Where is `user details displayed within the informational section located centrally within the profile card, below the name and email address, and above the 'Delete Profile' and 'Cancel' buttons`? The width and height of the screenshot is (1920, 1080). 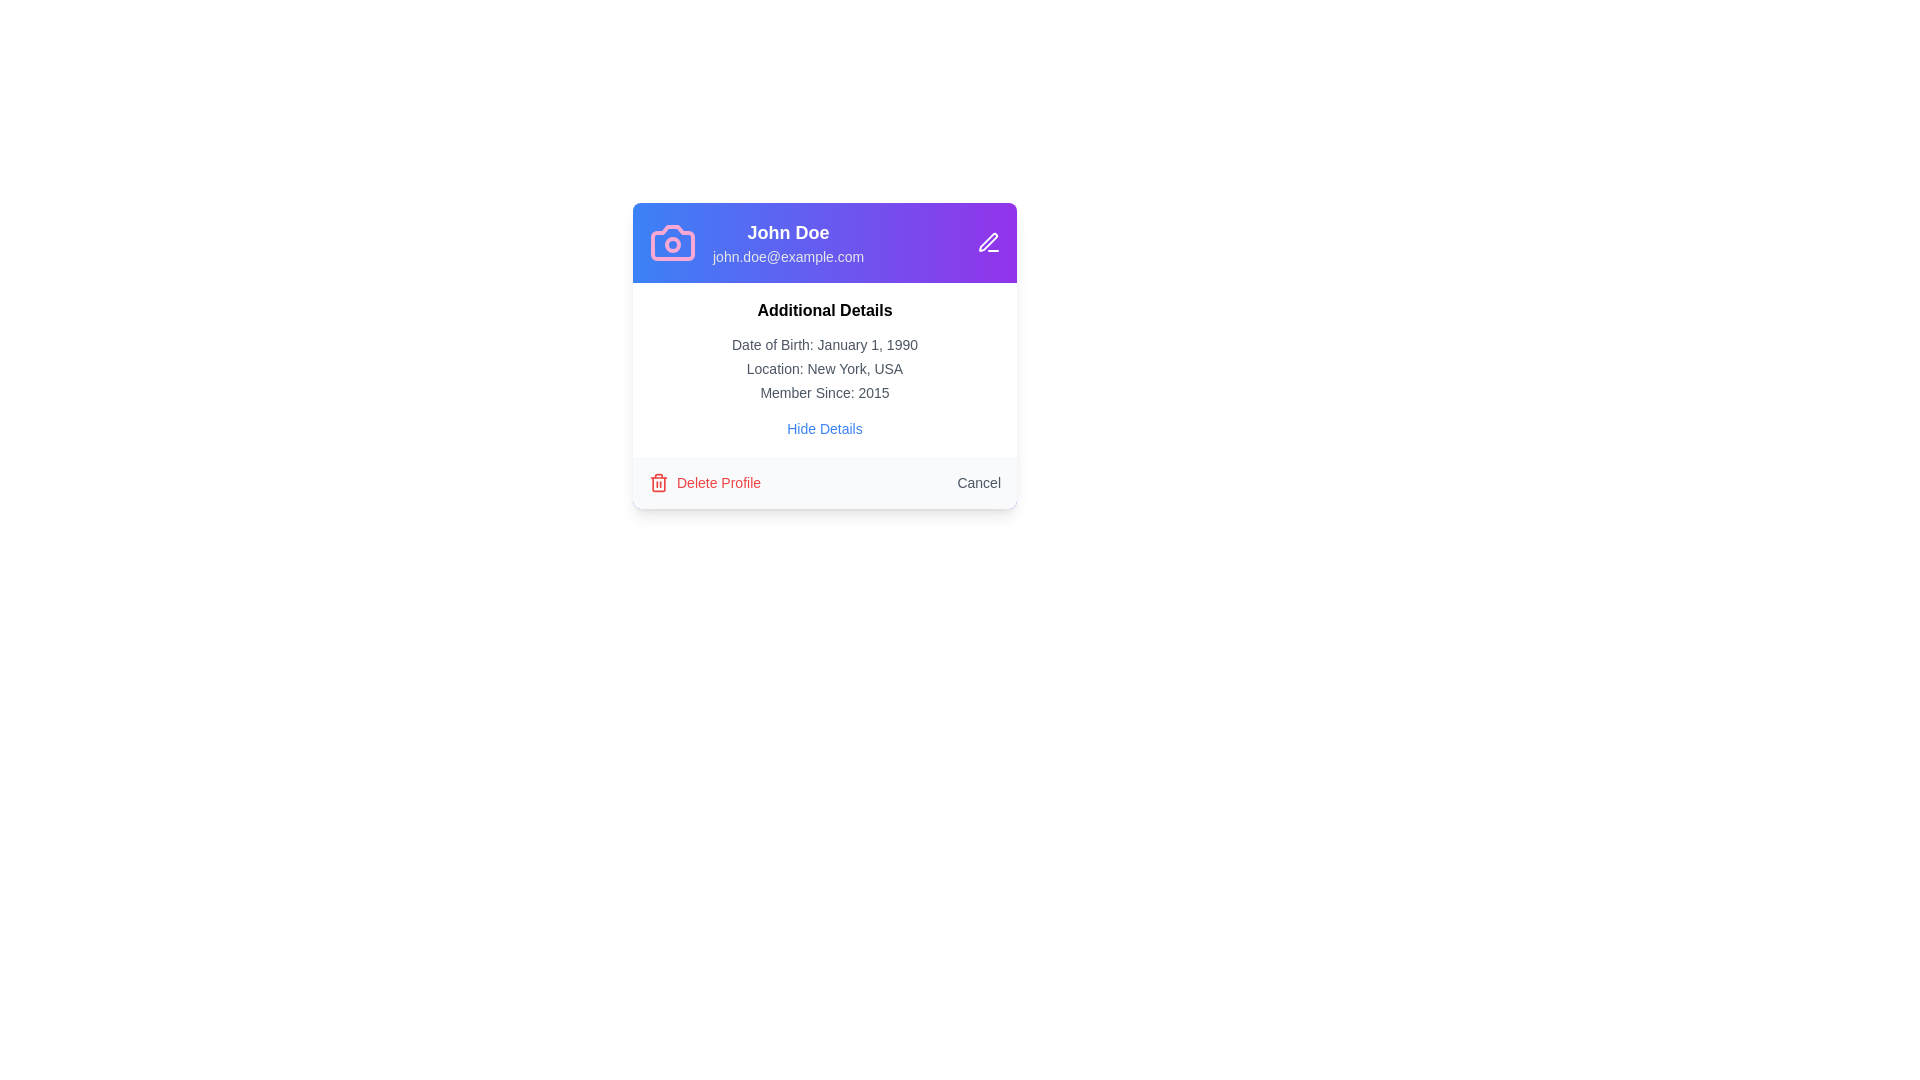 user details displayed within the informational section located centrally within the profile card, below the name and email address, and above the 'Delete Profile' and 'Cancel' buttons is located at coordinates (825, 370).